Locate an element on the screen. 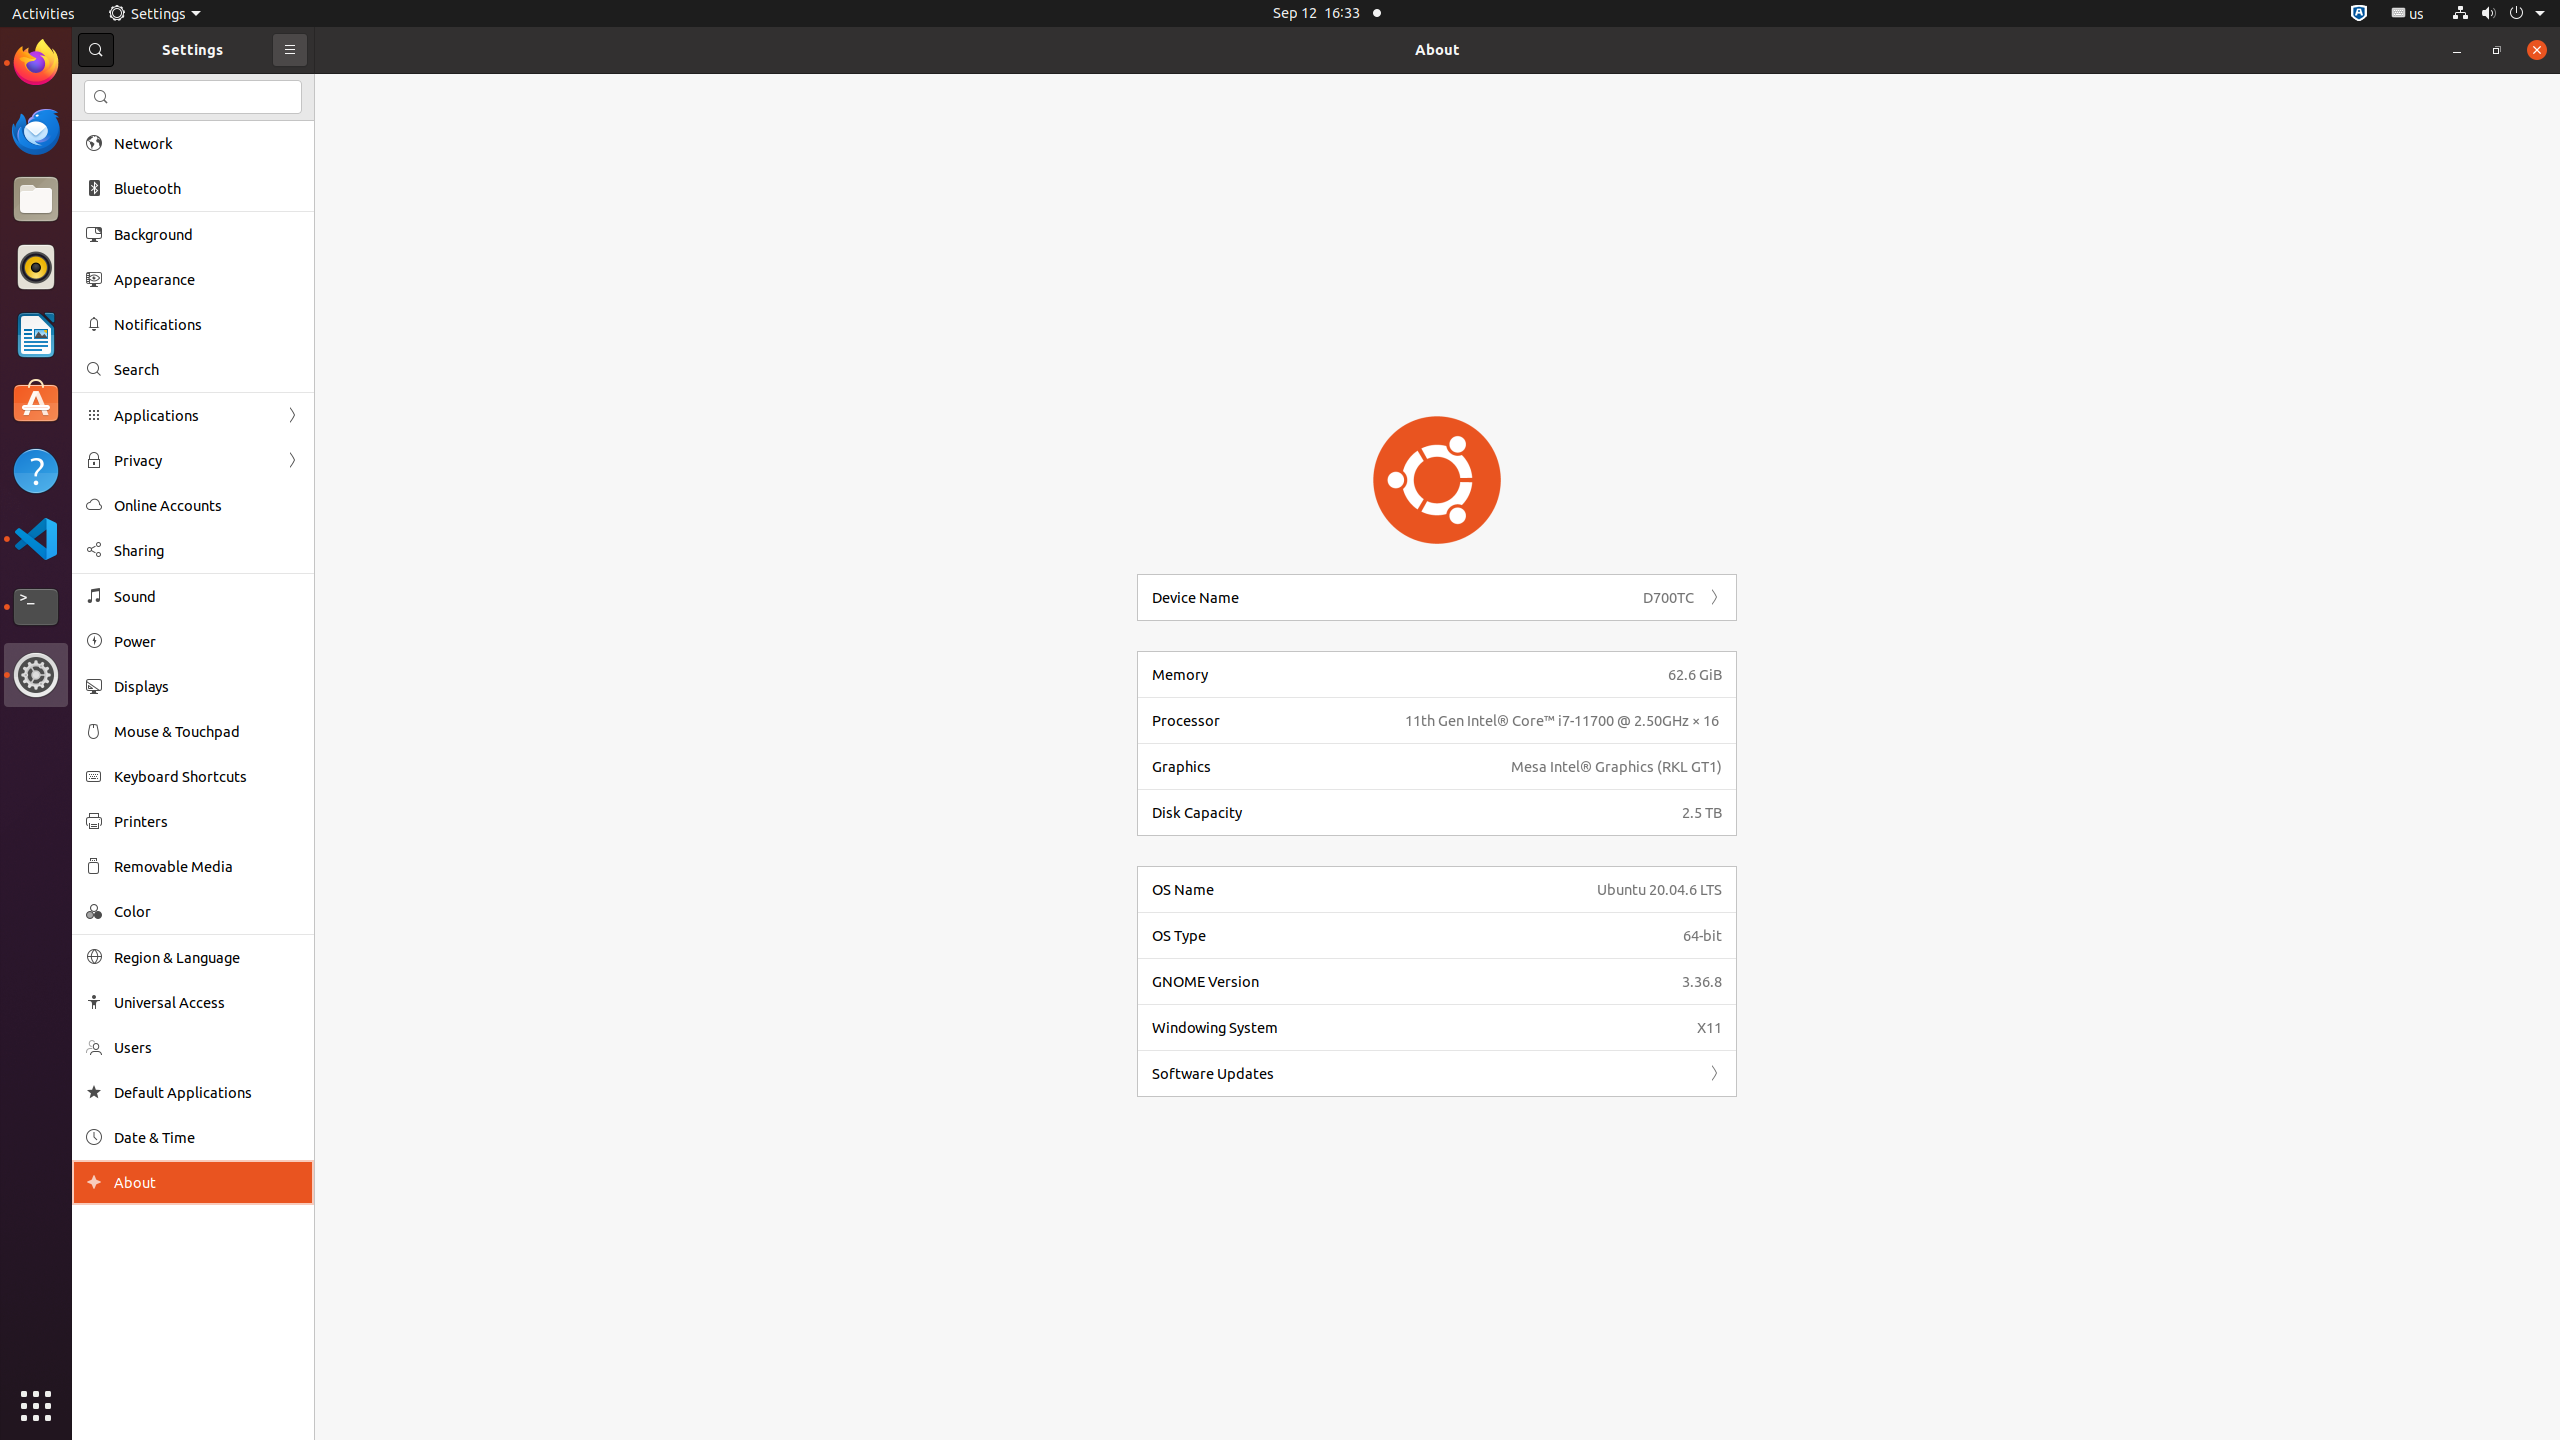 This screenshot has height=1440, width=2560. 'Appearance' is located at coordinates (207, 279).